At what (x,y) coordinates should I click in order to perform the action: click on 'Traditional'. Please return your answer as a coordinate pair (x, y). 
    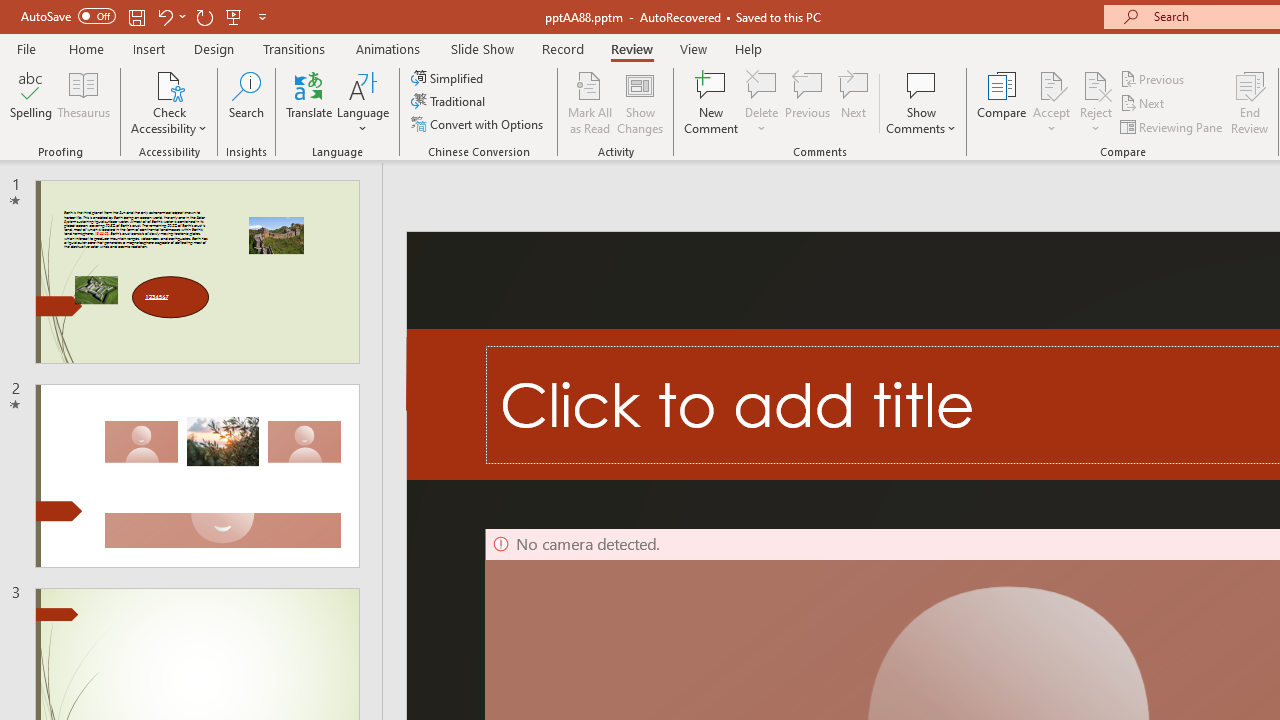
    Looking at the image, I should click on (448, 101).